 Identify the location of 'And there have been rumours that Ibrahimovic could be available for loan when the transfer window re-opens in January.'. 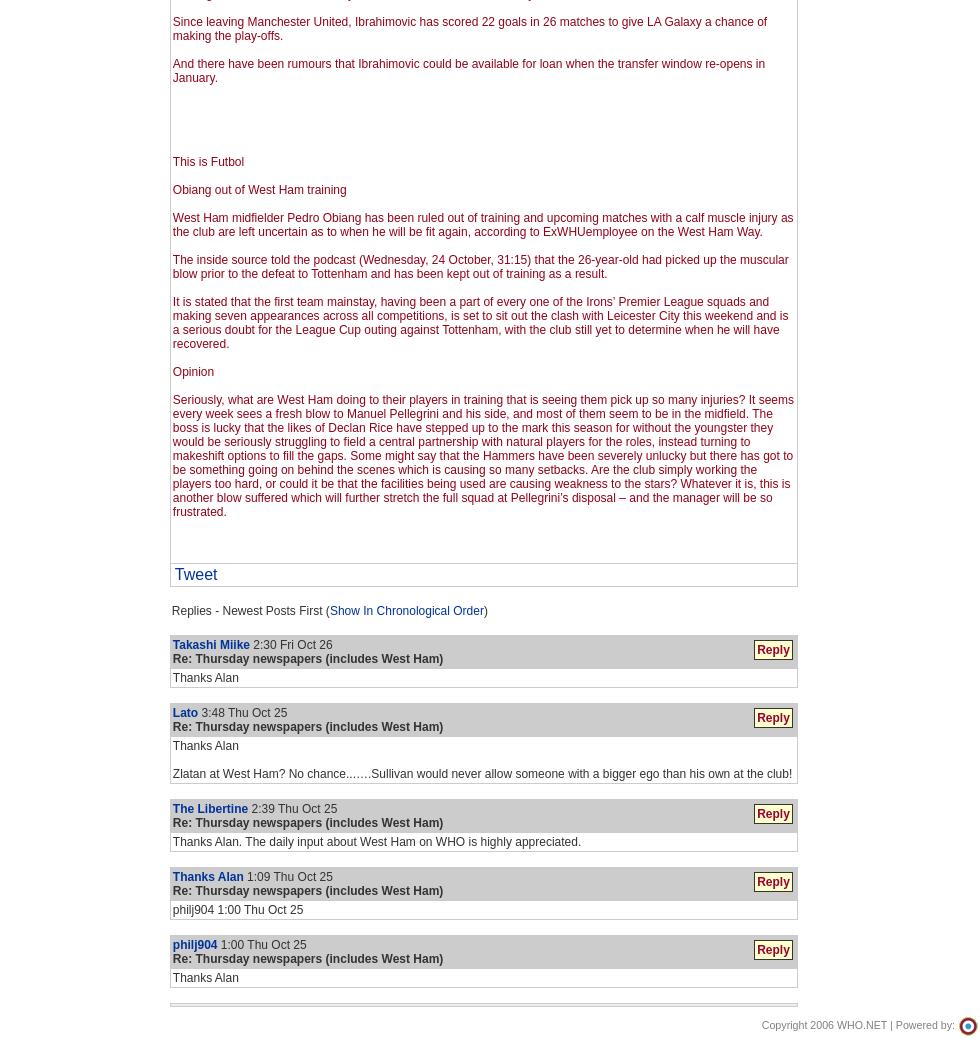
(468, 71).